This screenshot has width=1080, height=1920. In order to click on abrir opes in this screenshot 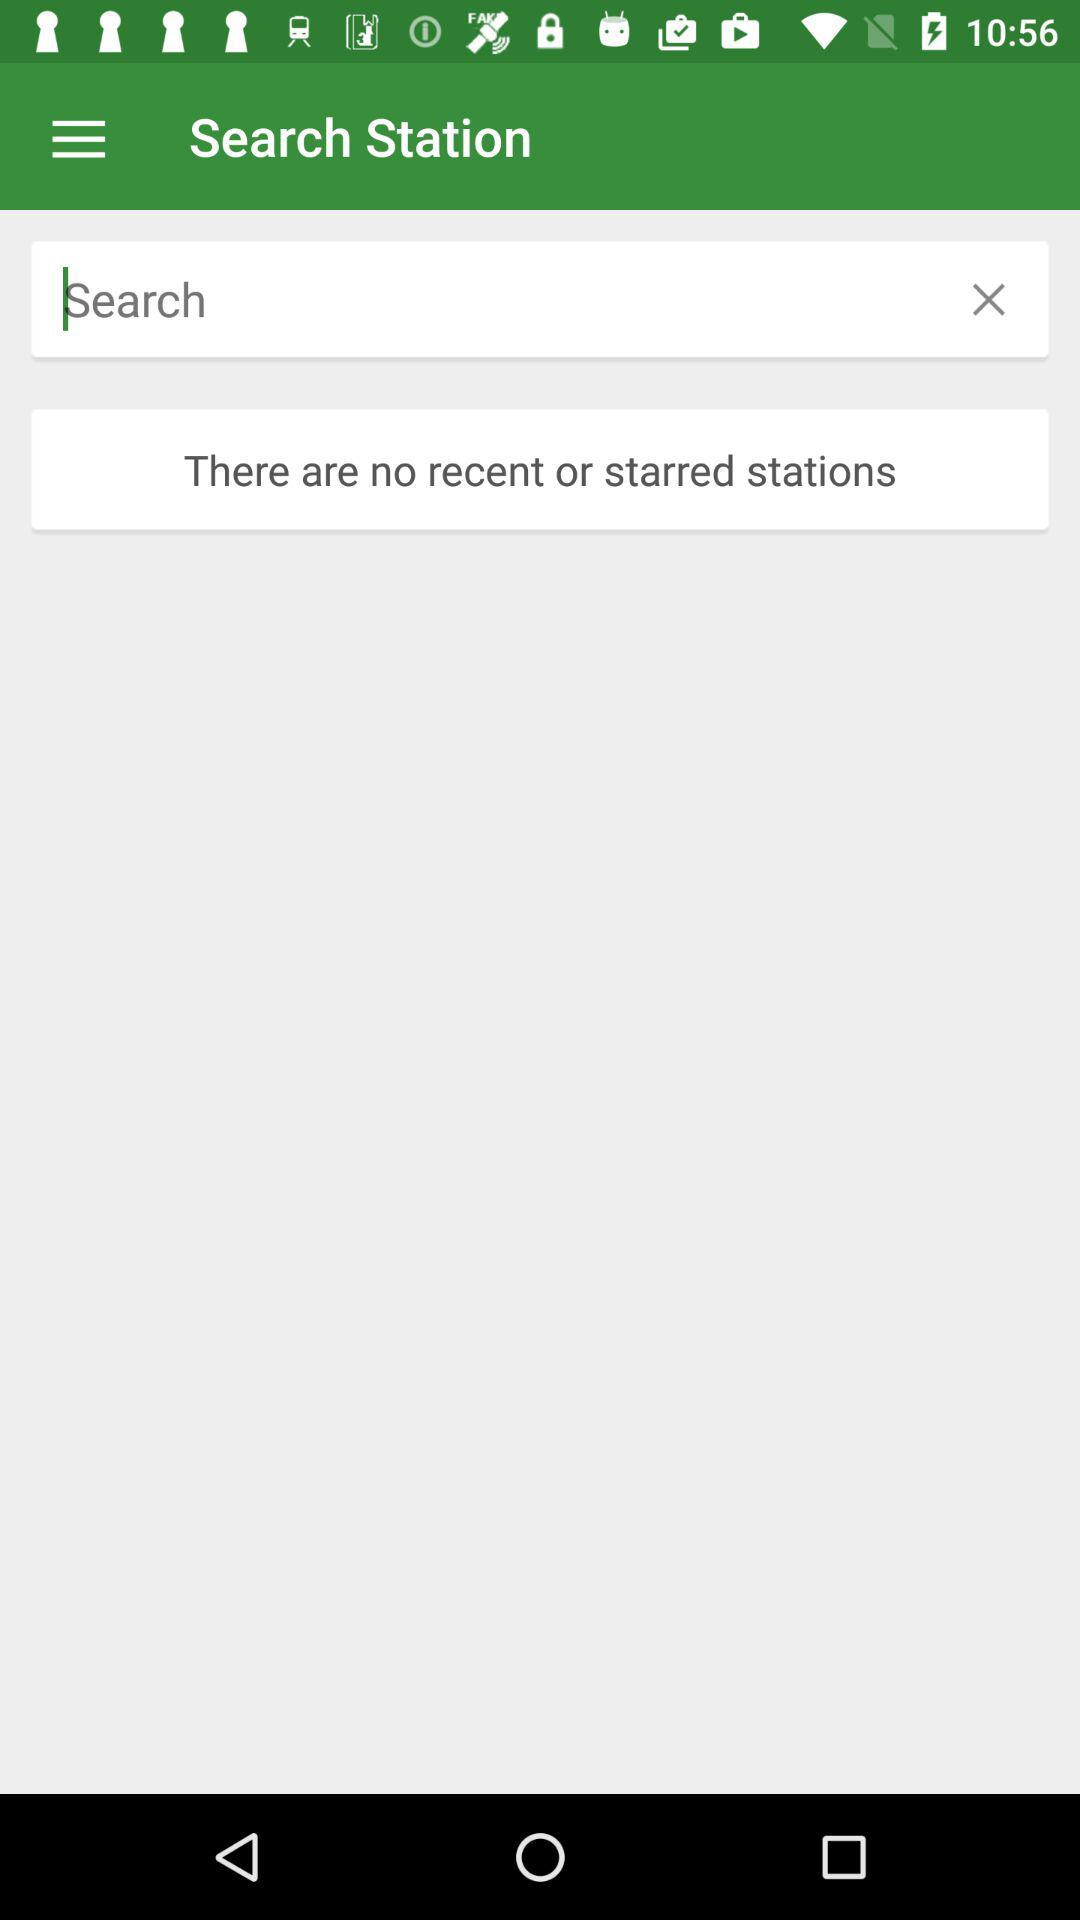, I will do `click(88, 135)`.